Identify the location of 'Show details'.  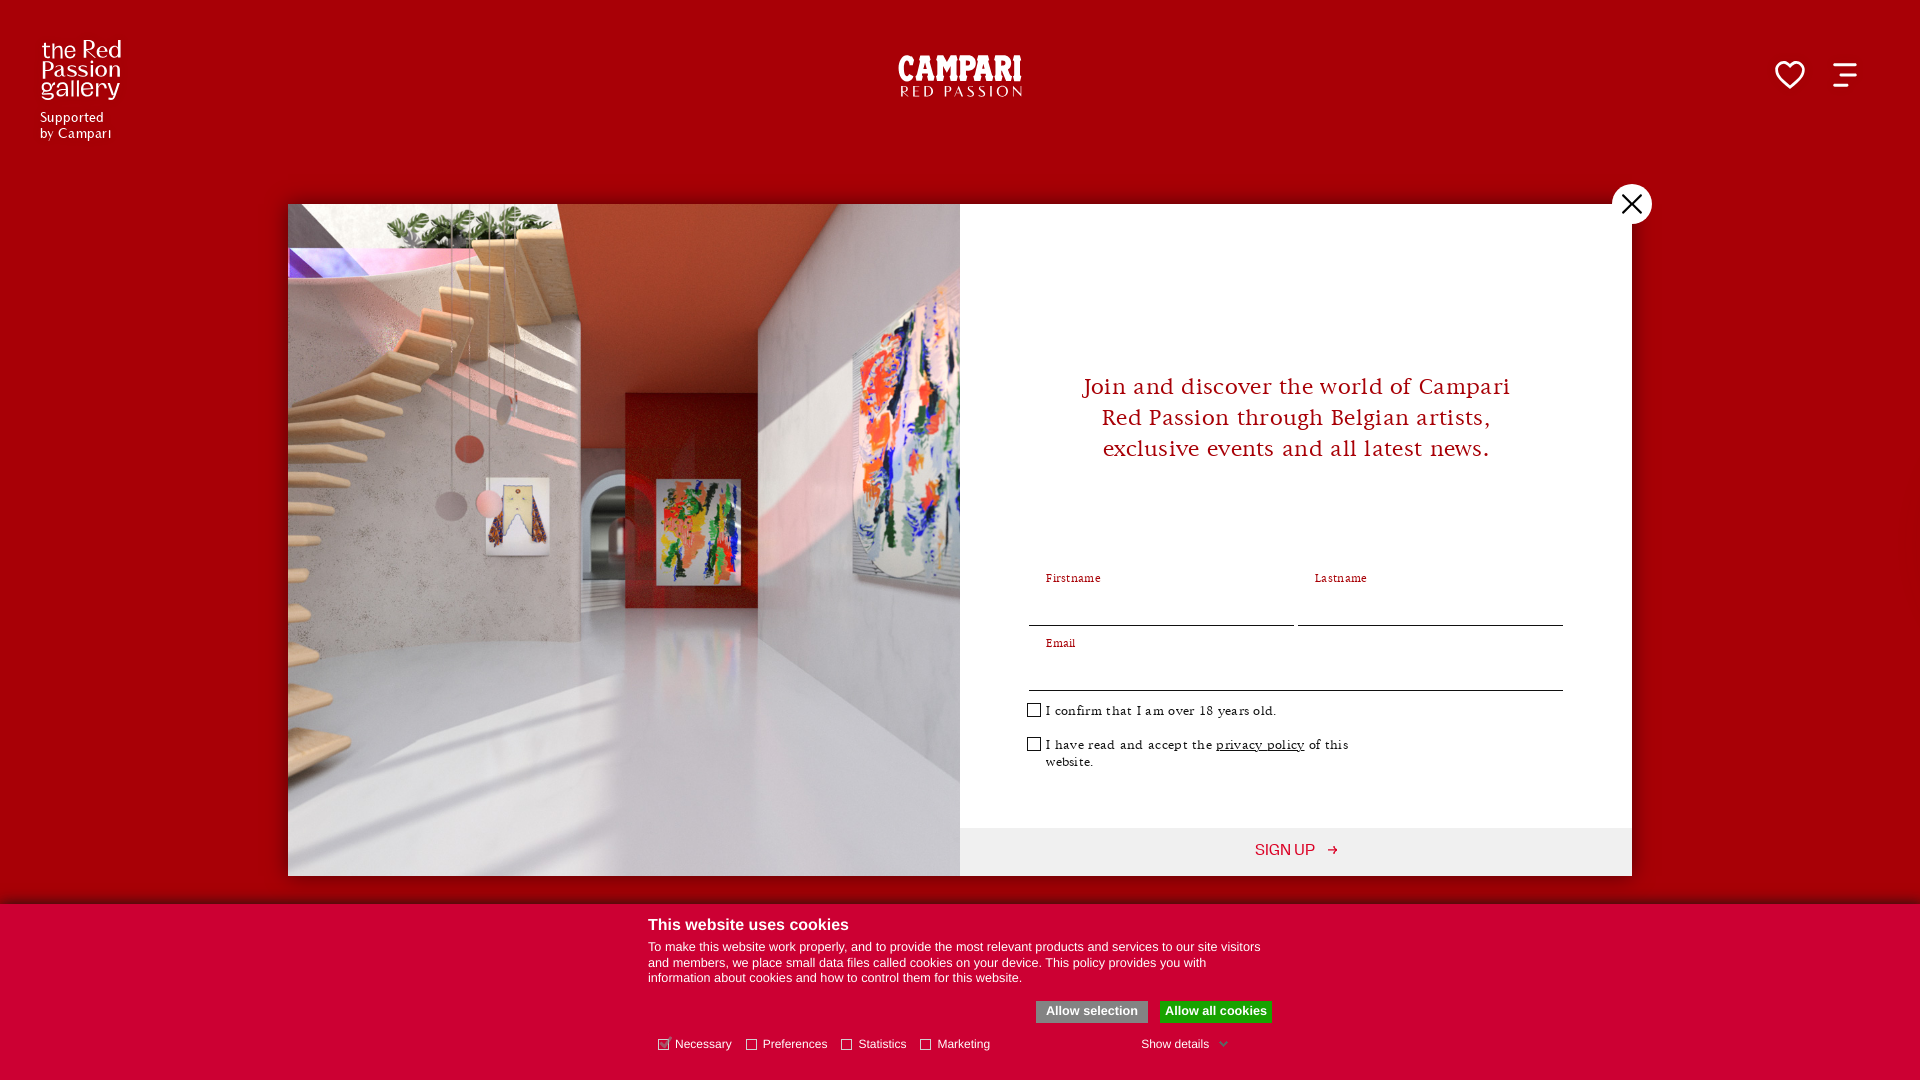
(1185, 1043).